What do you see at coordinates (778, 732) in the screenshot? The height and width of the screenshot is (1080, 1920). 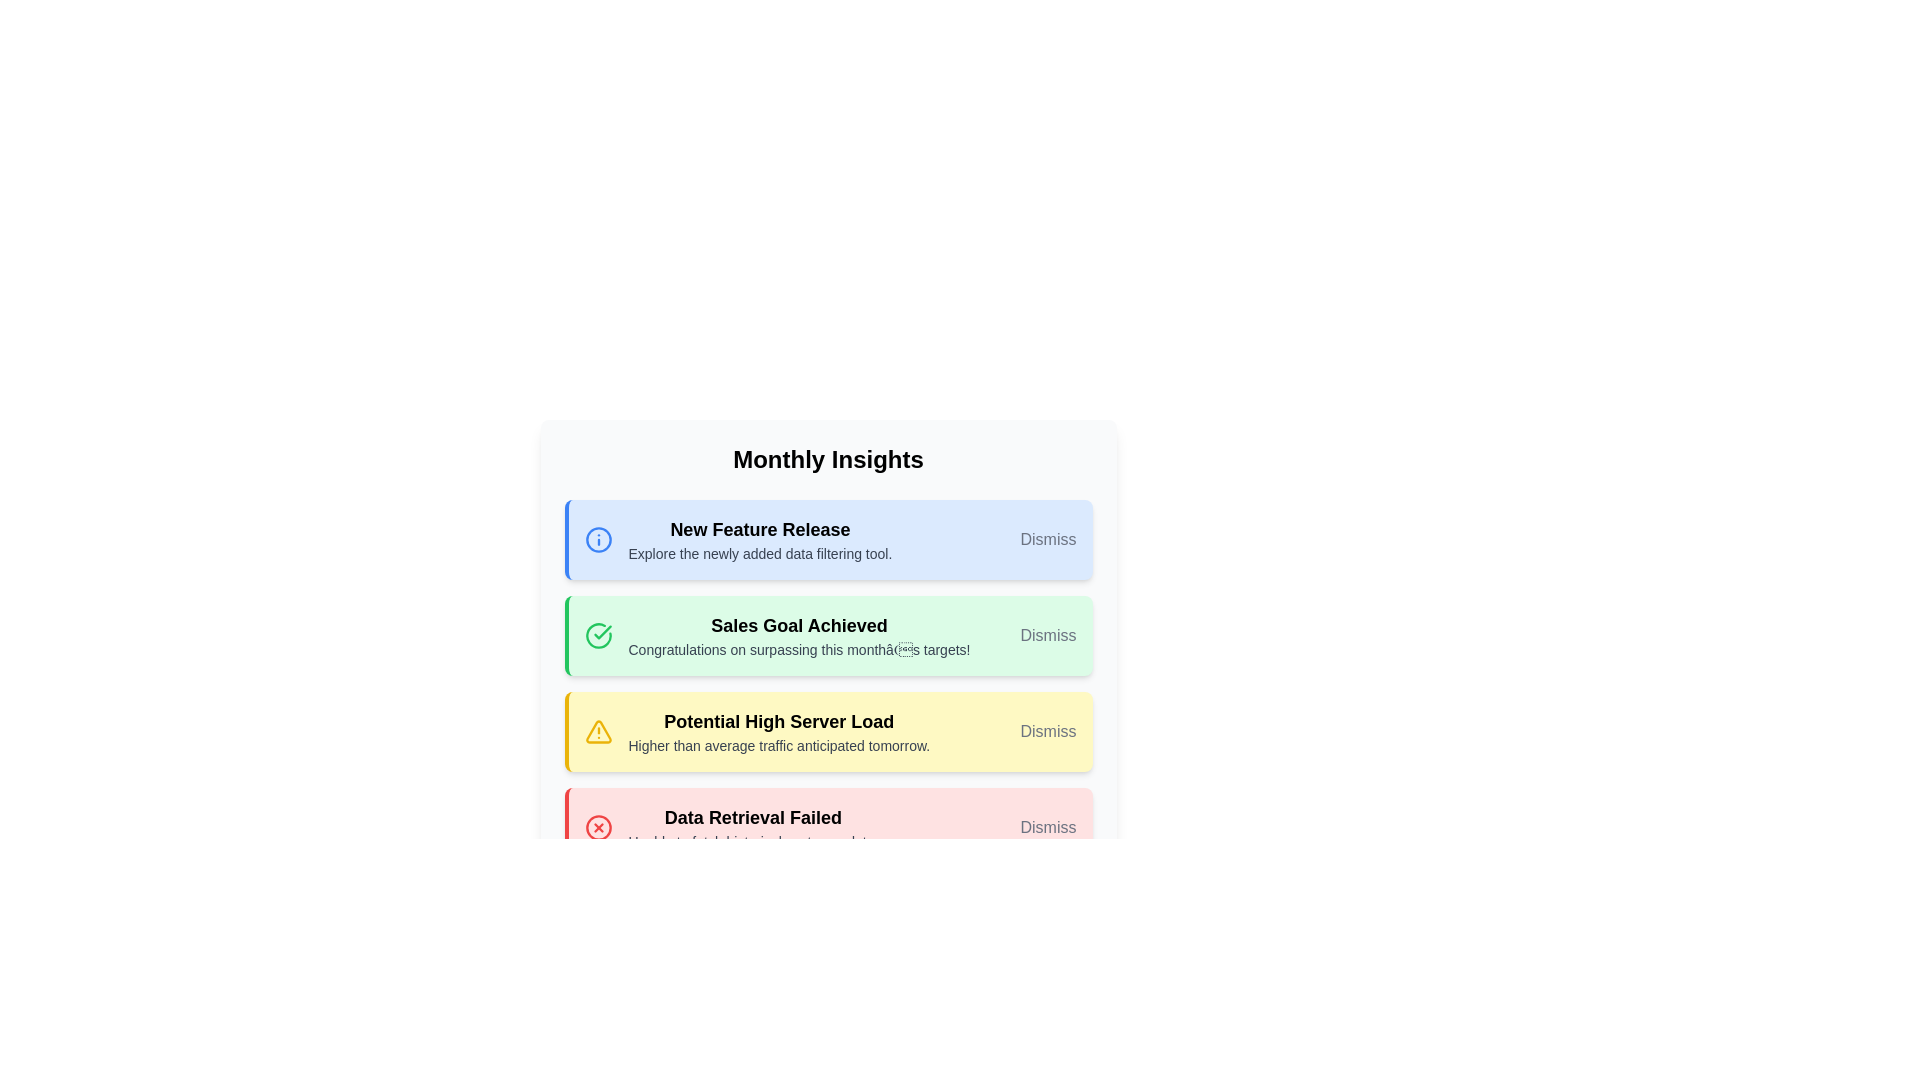 I see `the informational text block displaying 'Potential High Server Load' and 'Higher than average traffic anticipated tomorrow.' which is centrally located within a yellow-highlighted section` at bounding box center [778, 732].